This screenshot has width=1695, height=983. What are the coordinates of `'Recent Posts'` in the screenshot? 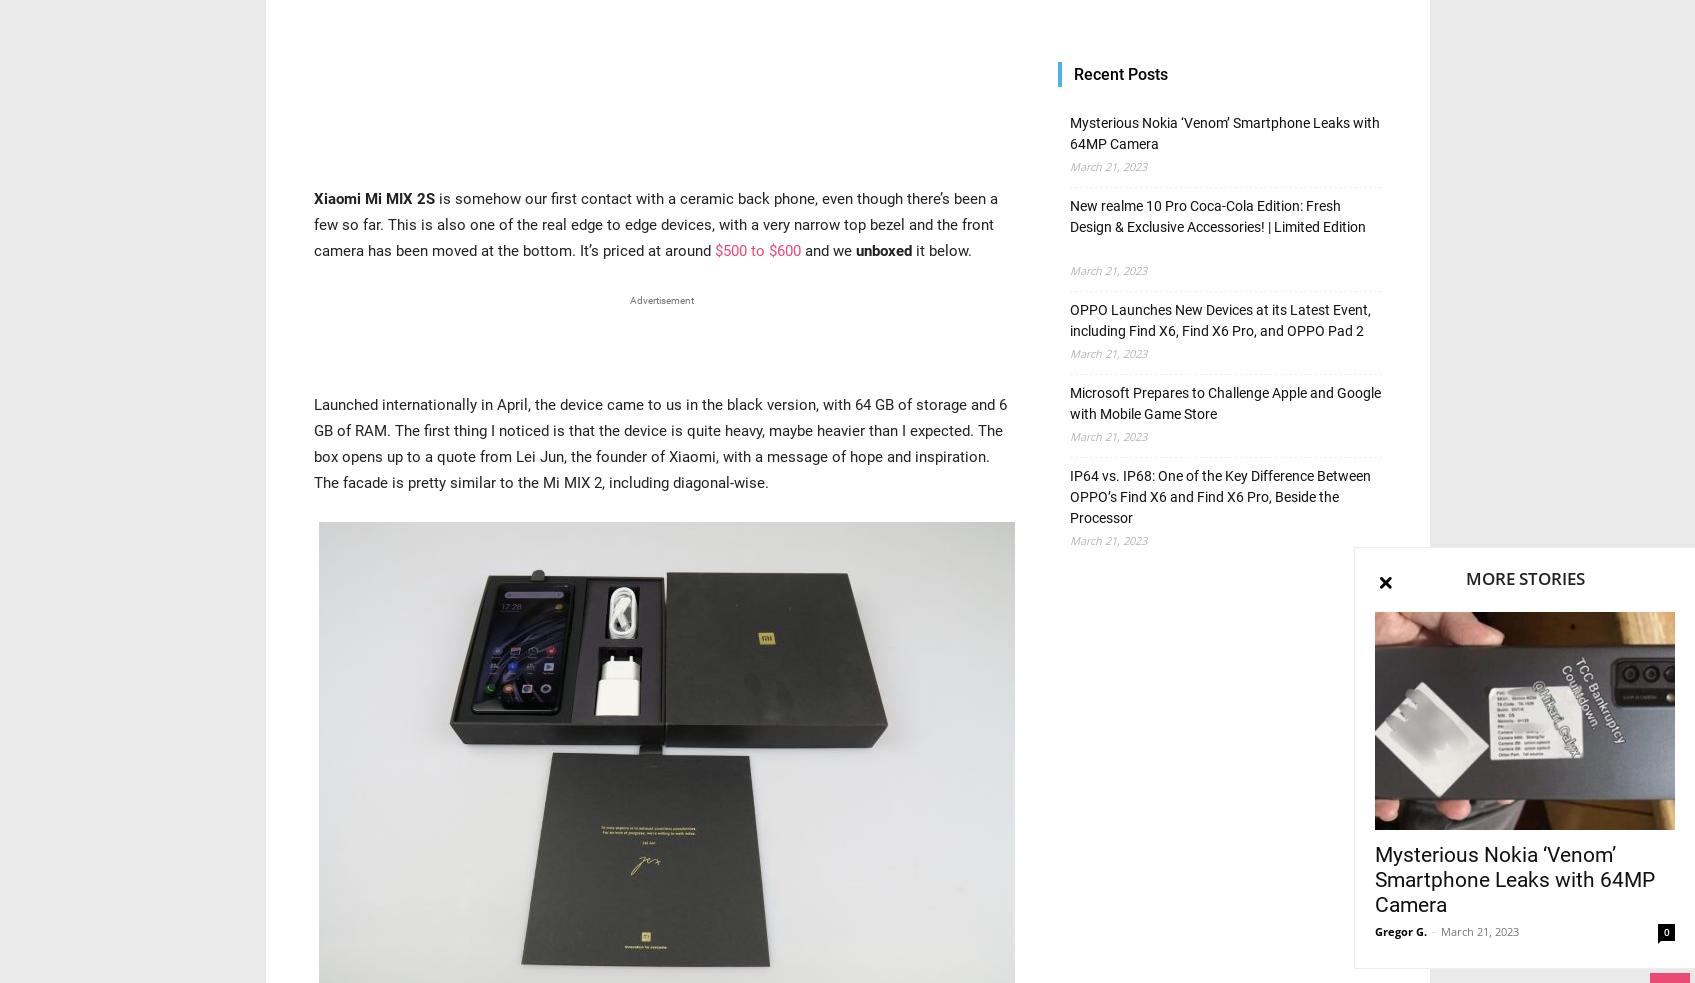 It's located at (1072, 73).